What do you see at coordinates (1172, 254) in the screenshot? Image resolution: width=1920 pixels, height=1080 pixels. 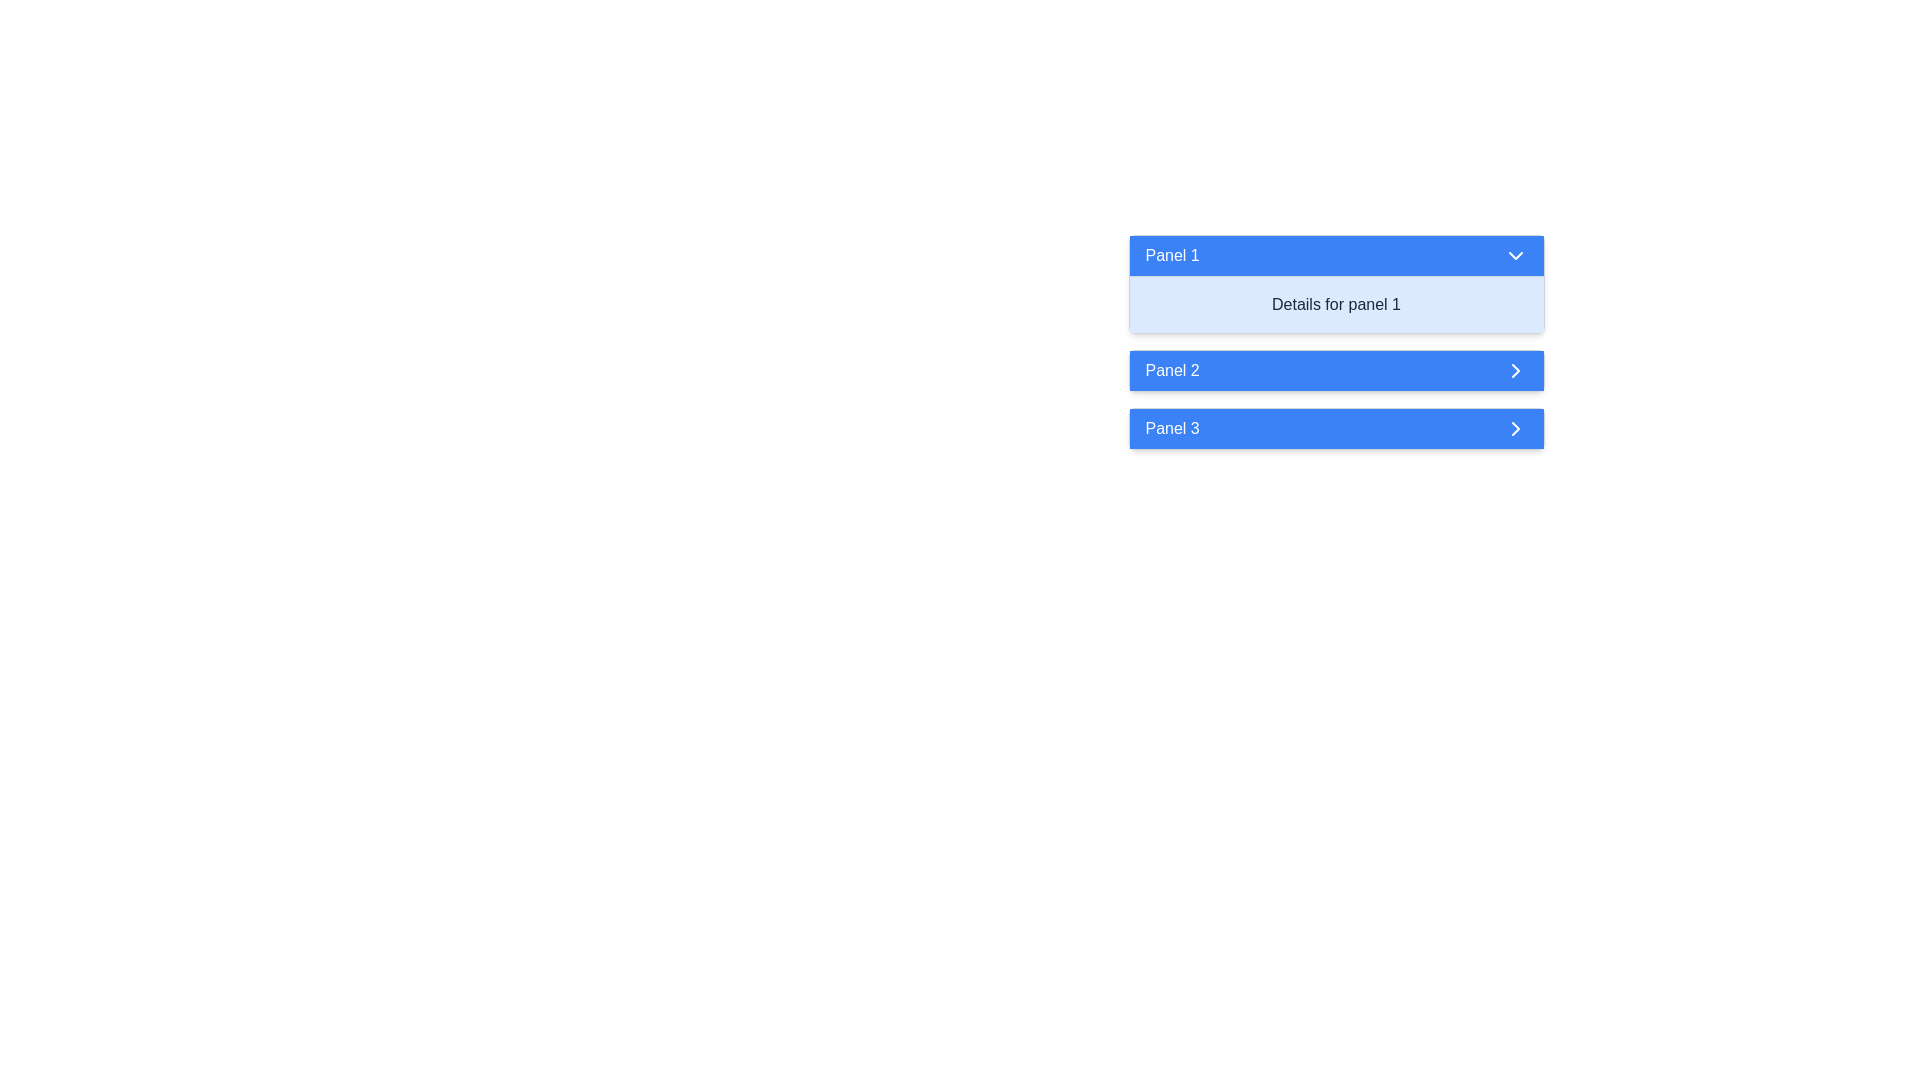 I see `the 'Panel 1' label located in the top panel header, positioned towards the left of the panel title` at bounding box center [1172, 254].